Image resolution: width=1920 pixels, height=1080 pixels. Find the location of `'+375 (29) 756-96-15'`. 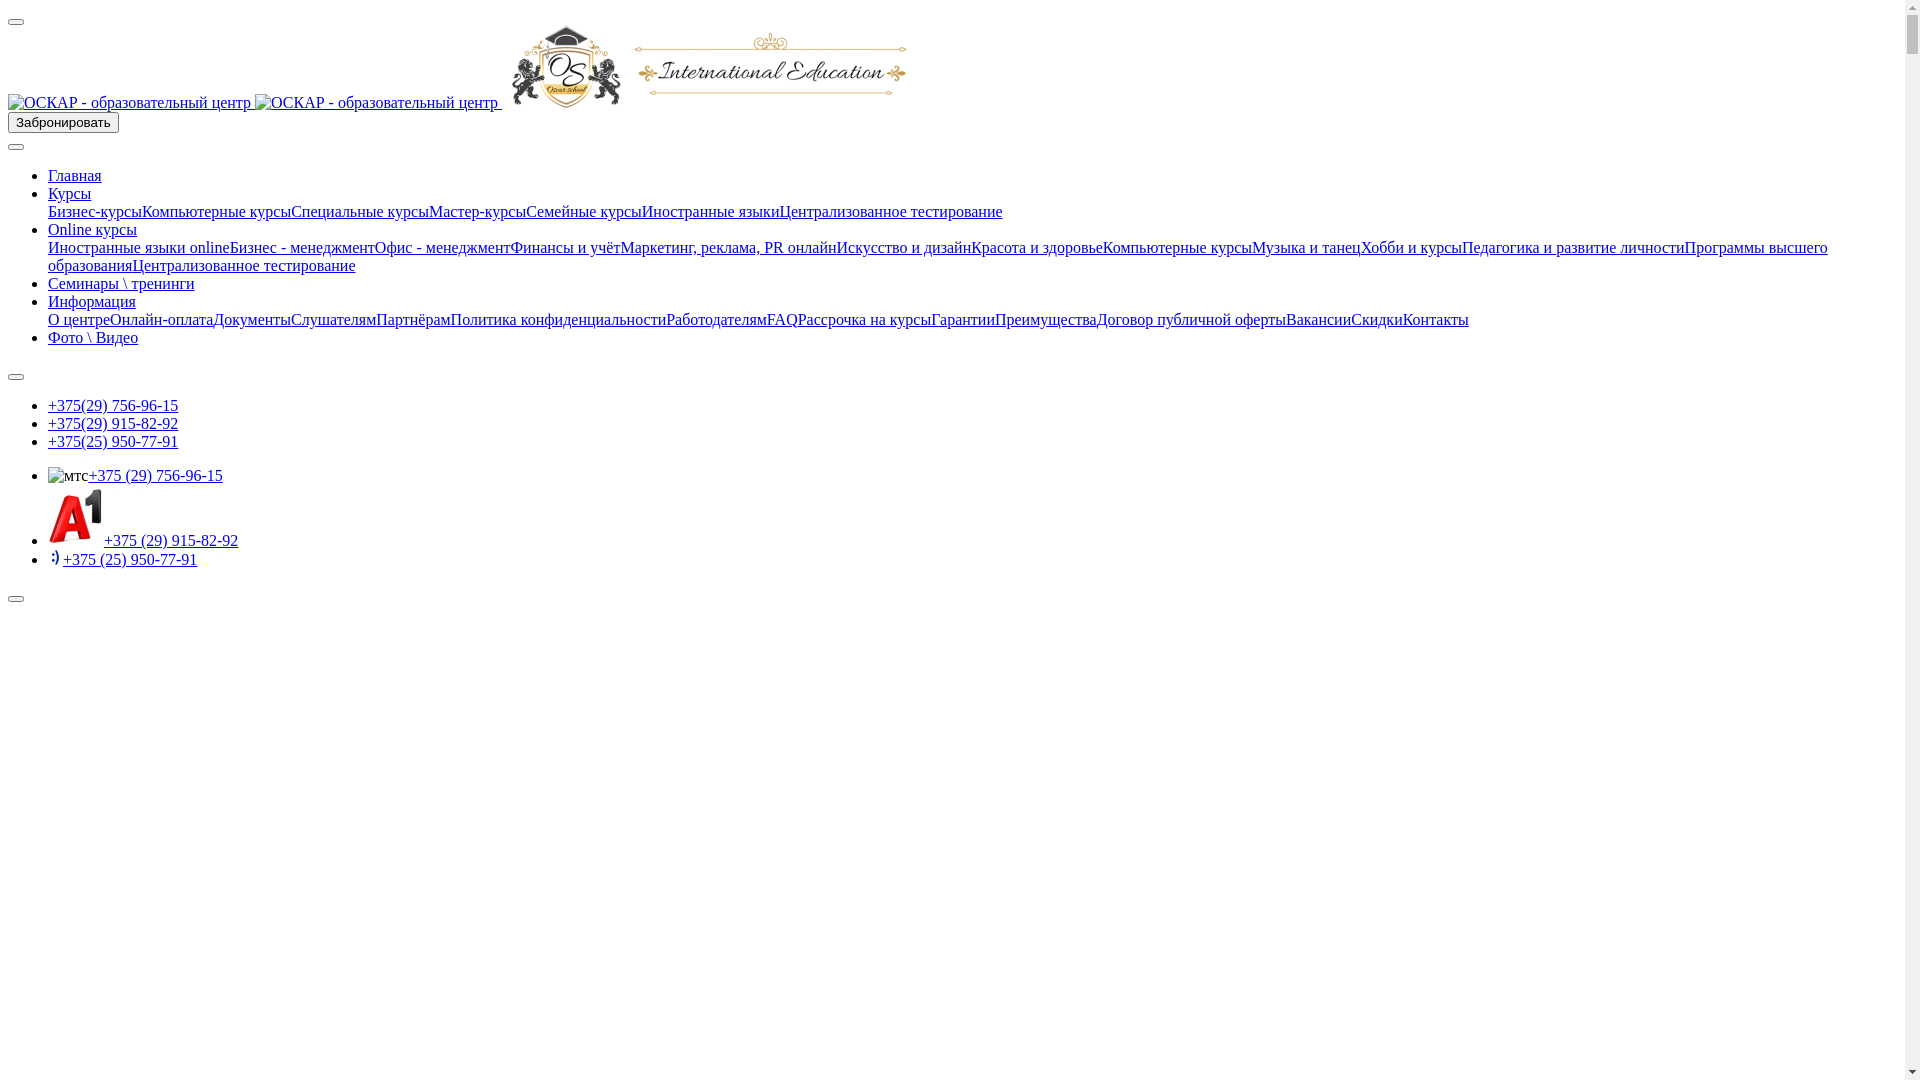

'+375 (29) 756-96-15' is located at coordinates (153, 475).